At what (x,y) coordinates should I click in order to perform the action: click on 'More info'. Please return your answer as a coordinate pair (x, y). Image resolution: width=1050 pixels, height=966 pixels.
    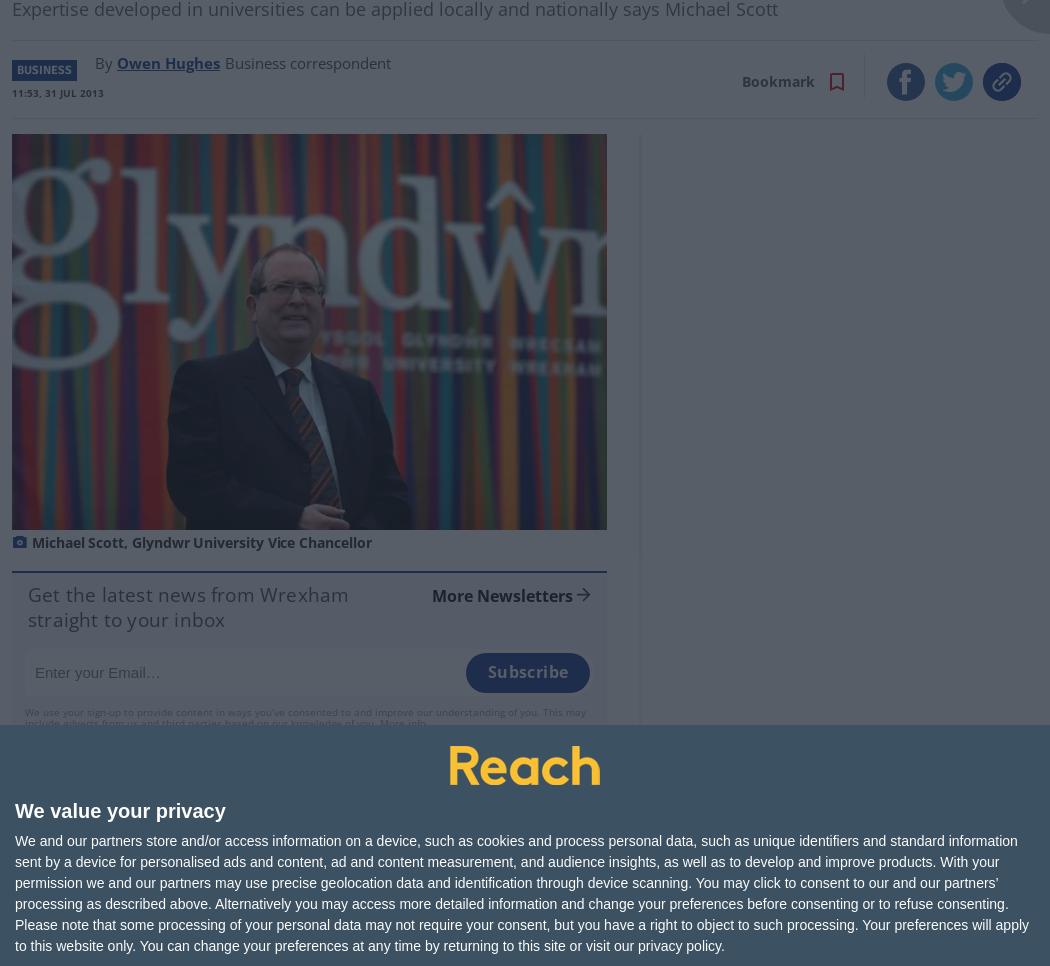
    Looking at the image, I should click on (402, 720).